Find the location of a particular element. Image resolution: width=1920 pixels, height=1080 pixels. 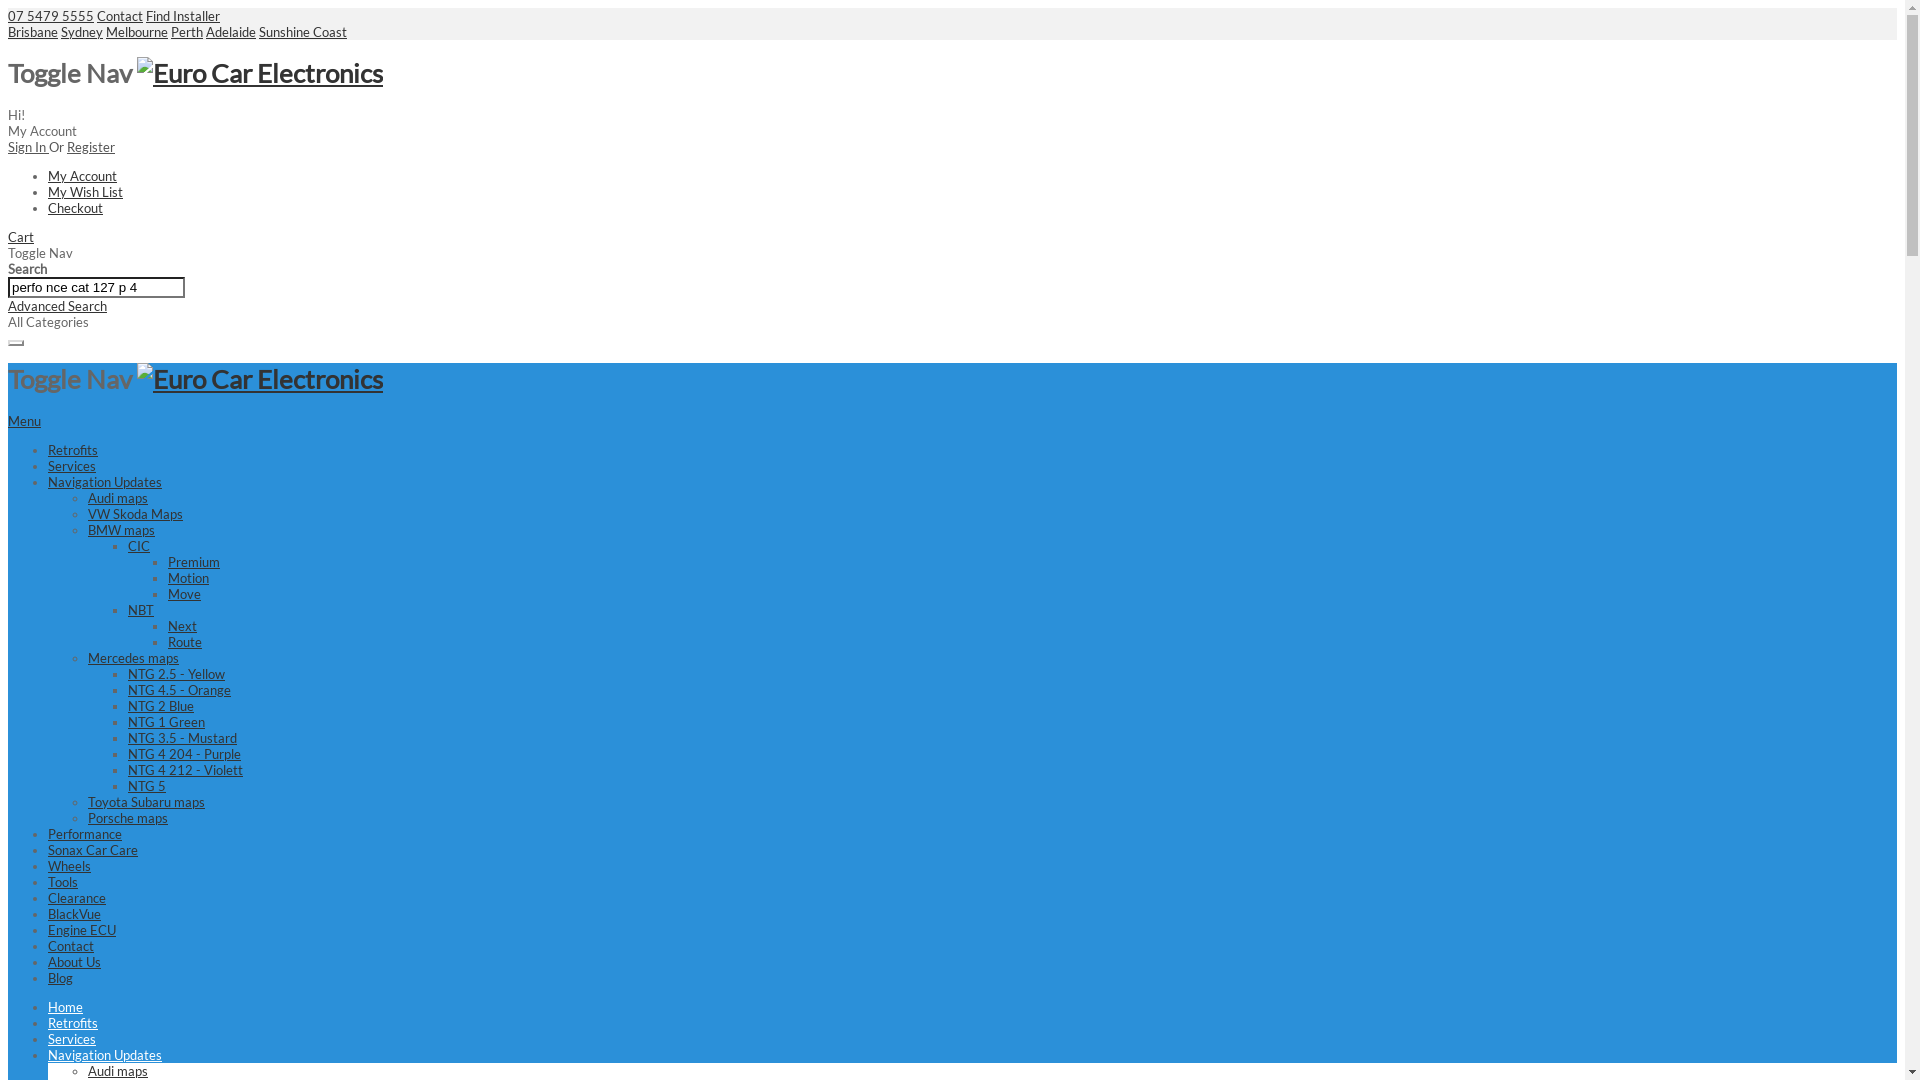

'Move' is located at coordinates (184, 593).